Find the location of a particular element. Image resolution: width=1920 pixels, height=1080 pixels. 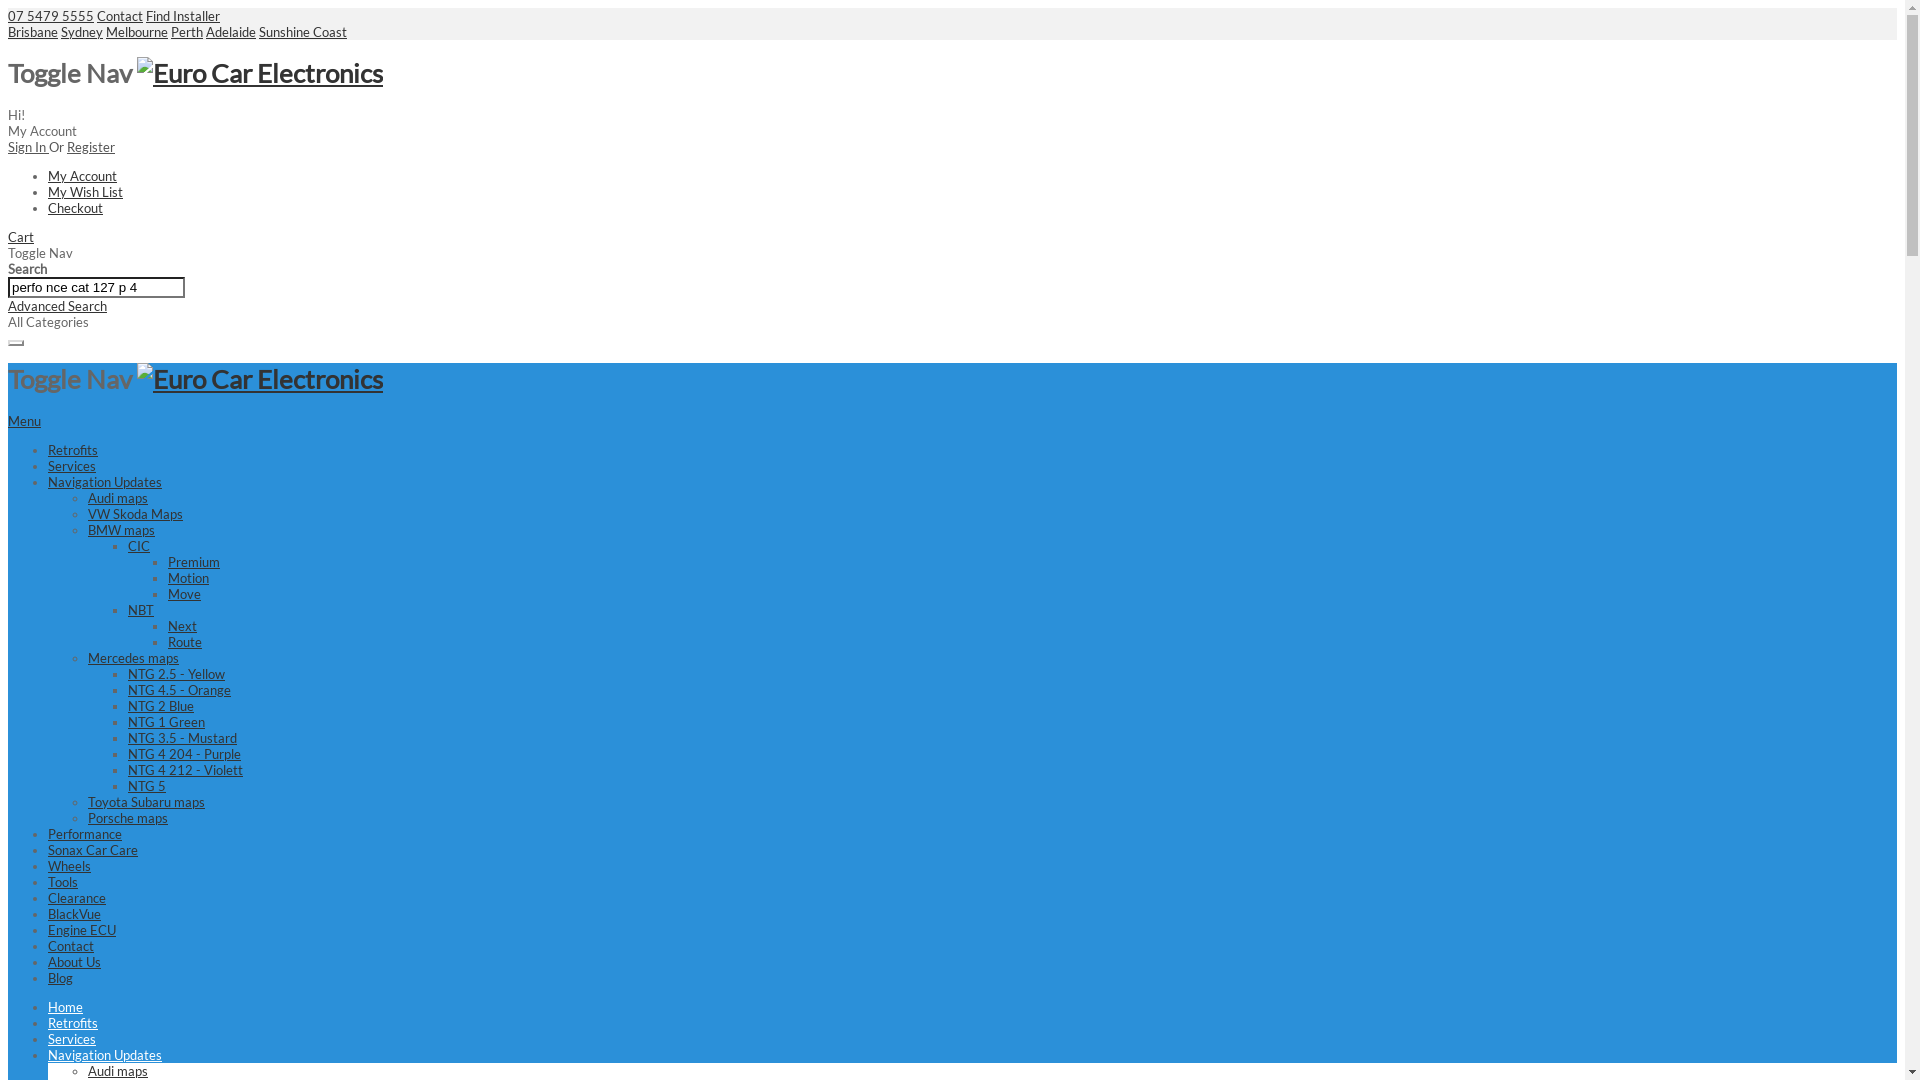

'Move' is located at coordinates (184, 593).